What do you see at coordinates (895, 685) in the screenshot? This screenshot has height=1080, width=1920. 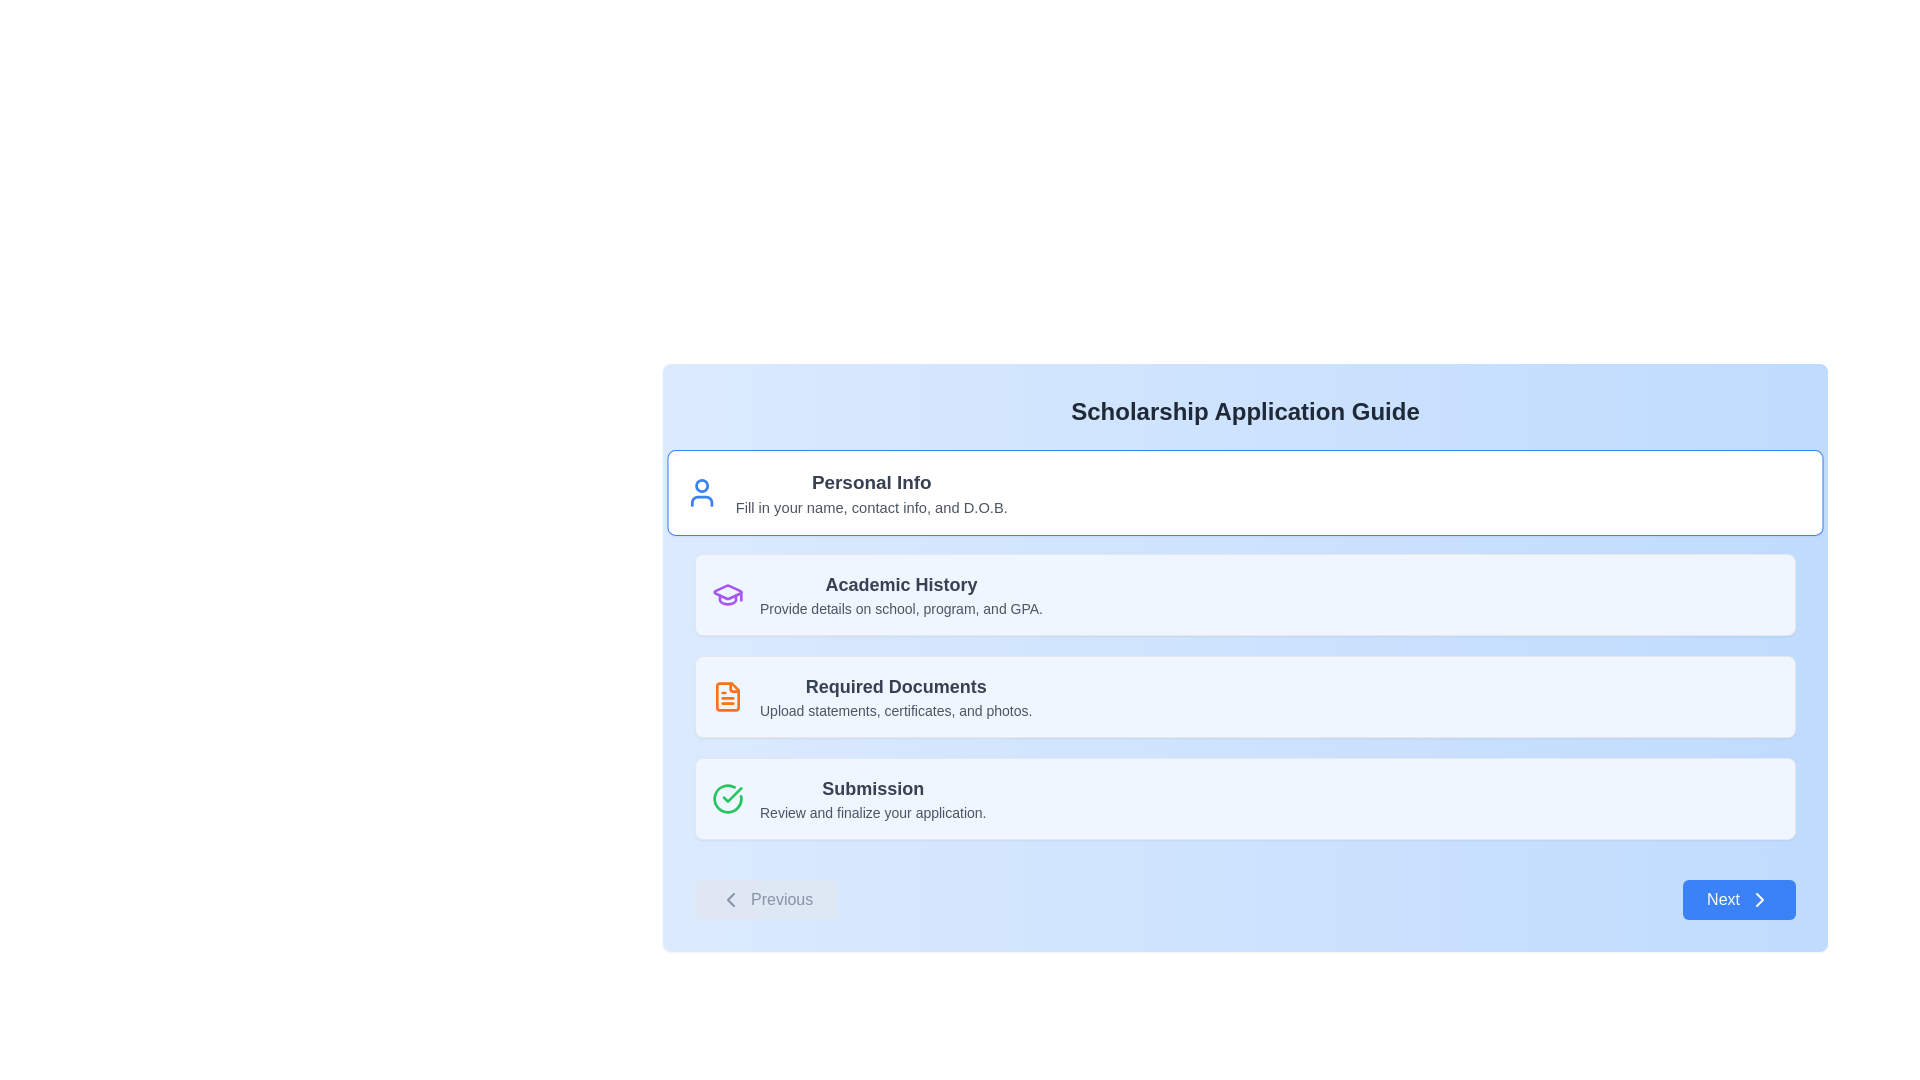 I see `the Heading text element that serves as the title for the section, positioned centrally above the text 'Upload statements, certificates, and photos.'` at bounding box center [895, 685].